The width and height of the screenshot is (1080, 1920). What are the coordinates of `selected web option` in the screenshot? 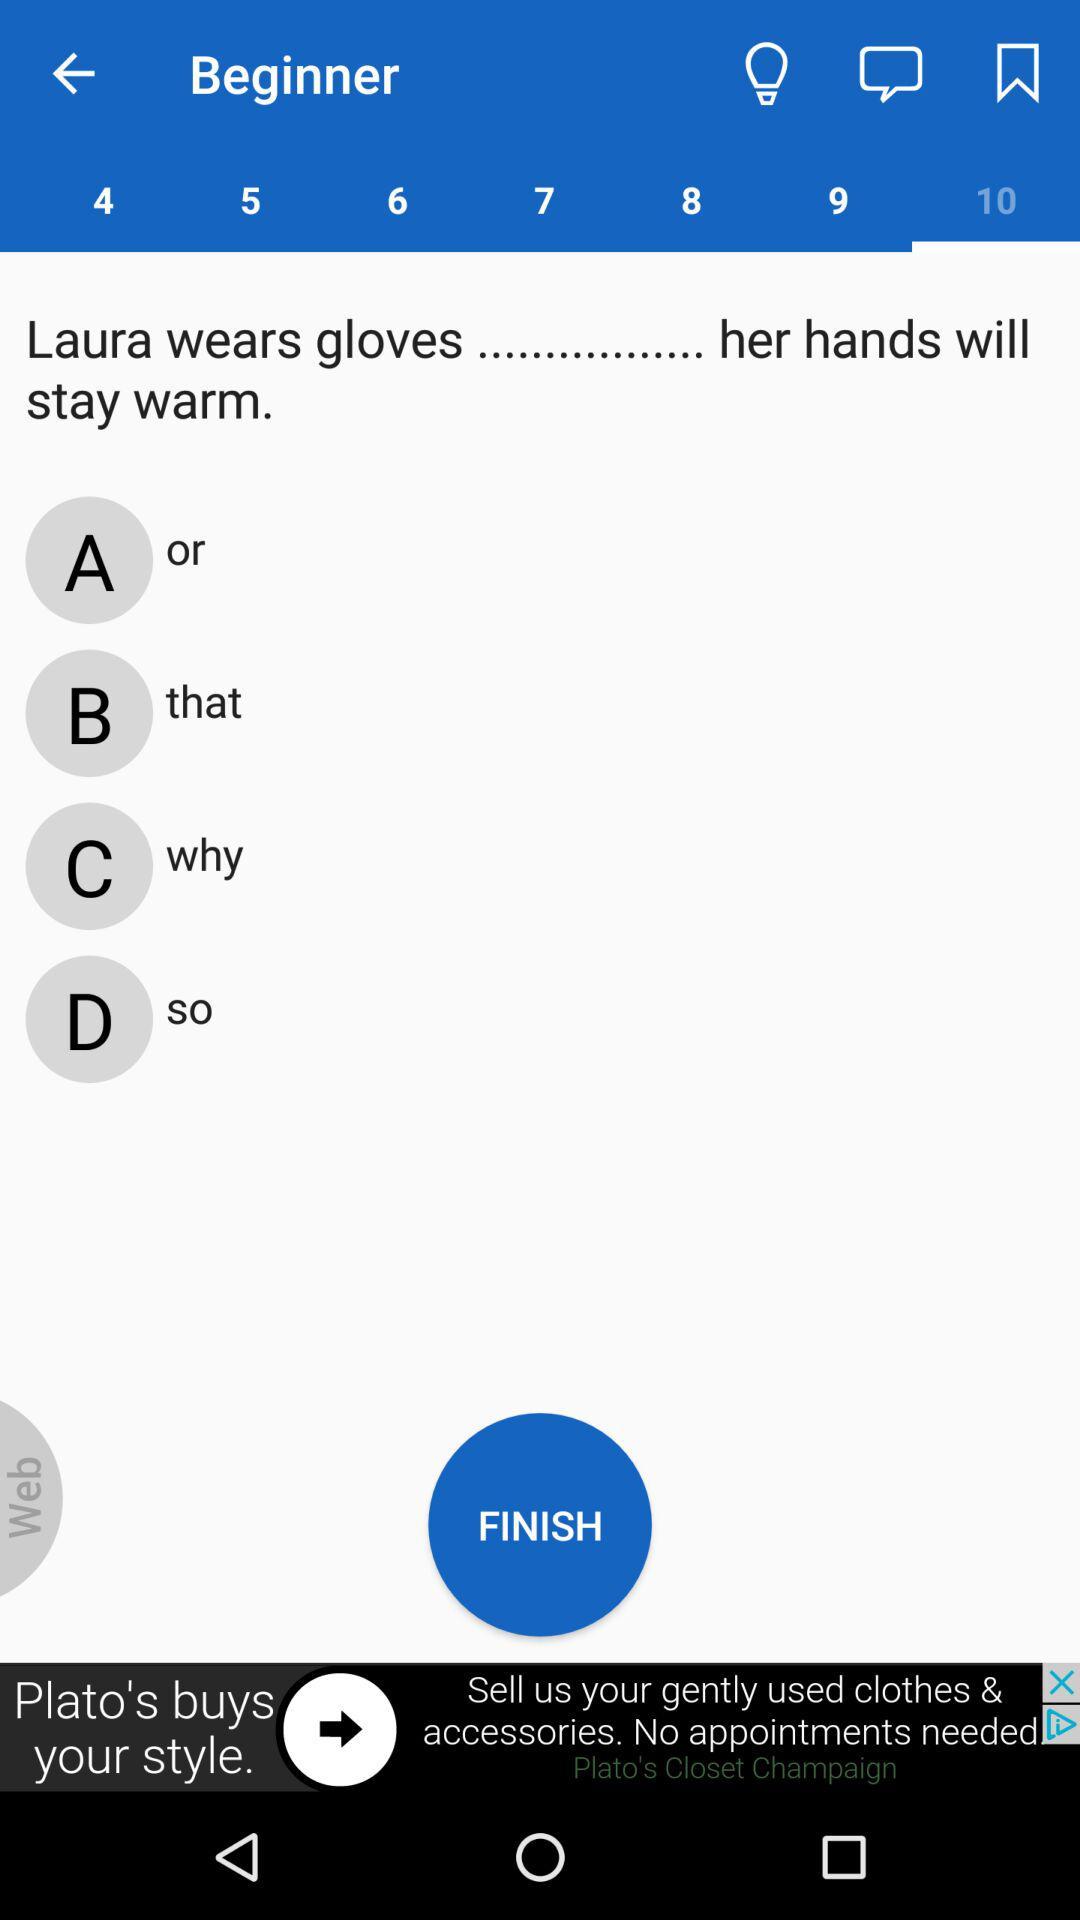 It's located at (31, 1498).